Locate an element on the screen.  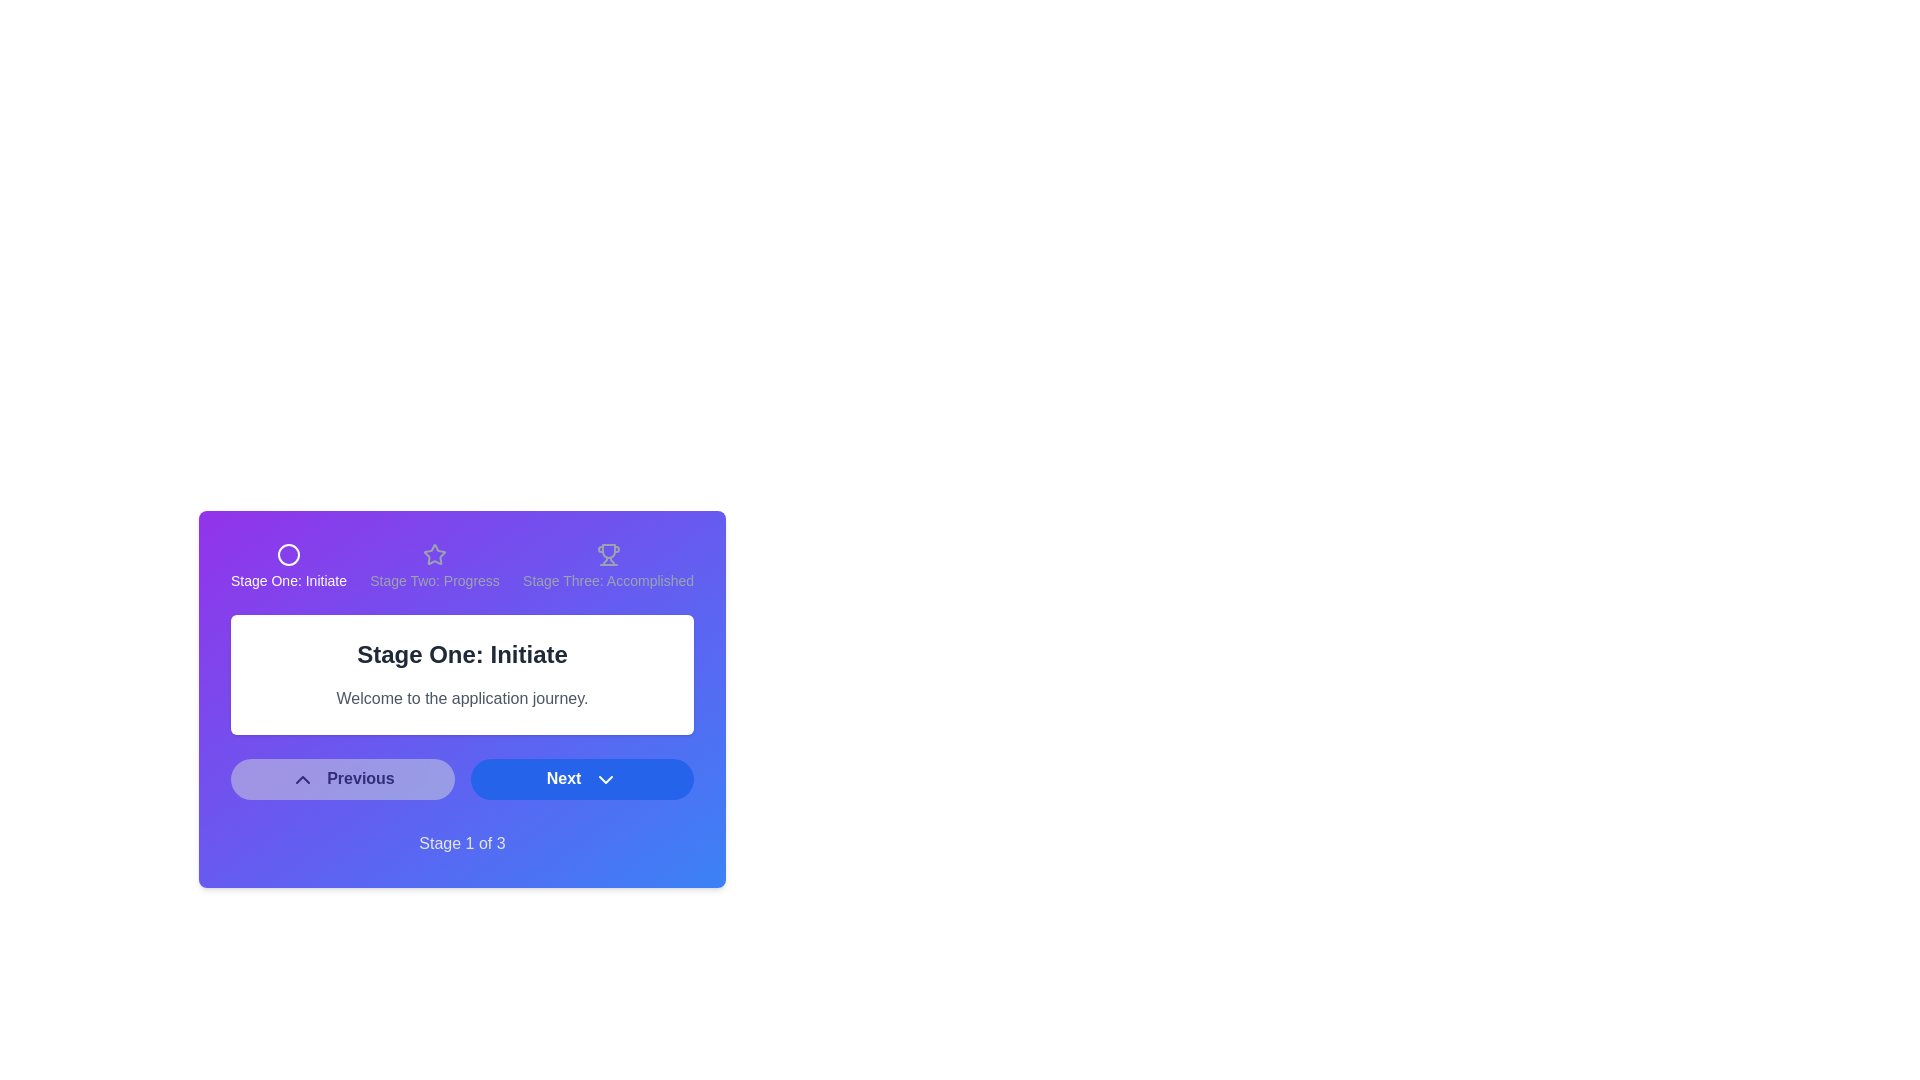
the 'Next' button of the segmented control, which is the right section of the control with a deep blue background and white text is located at coordinates (461, 778).